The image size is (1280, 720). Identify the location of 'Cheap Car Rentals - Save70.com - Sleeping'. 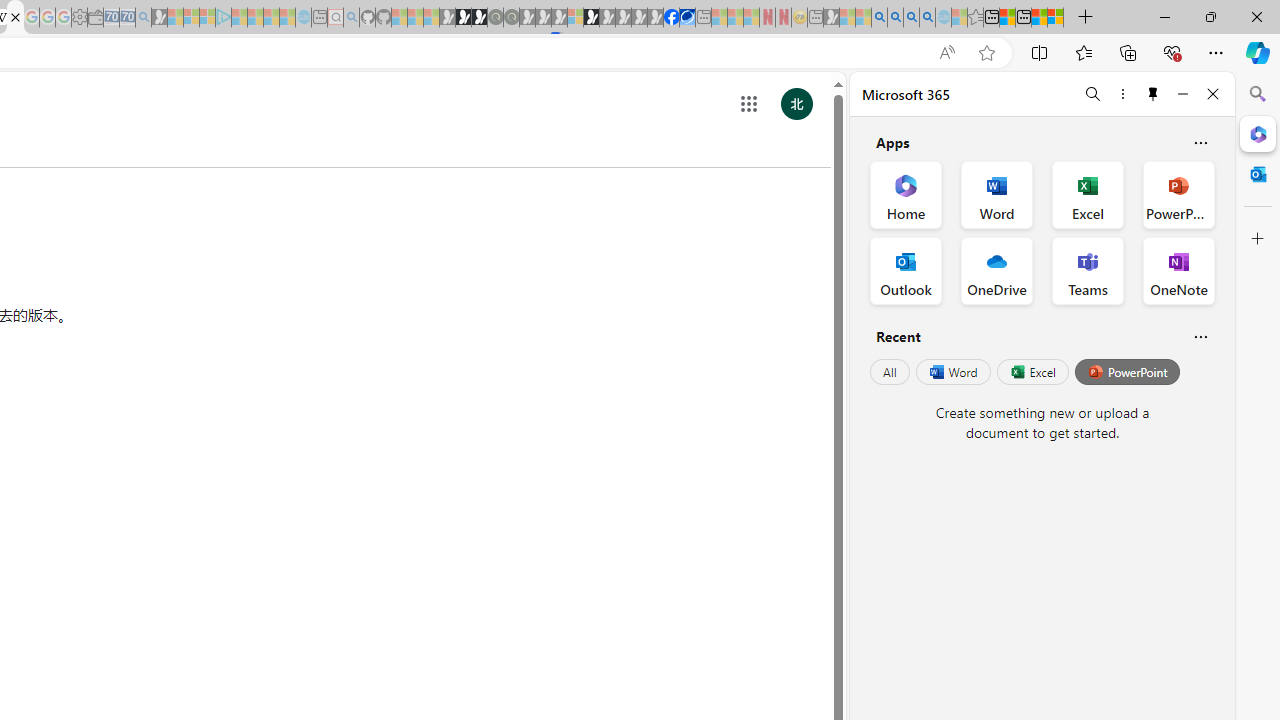
(126, 17).